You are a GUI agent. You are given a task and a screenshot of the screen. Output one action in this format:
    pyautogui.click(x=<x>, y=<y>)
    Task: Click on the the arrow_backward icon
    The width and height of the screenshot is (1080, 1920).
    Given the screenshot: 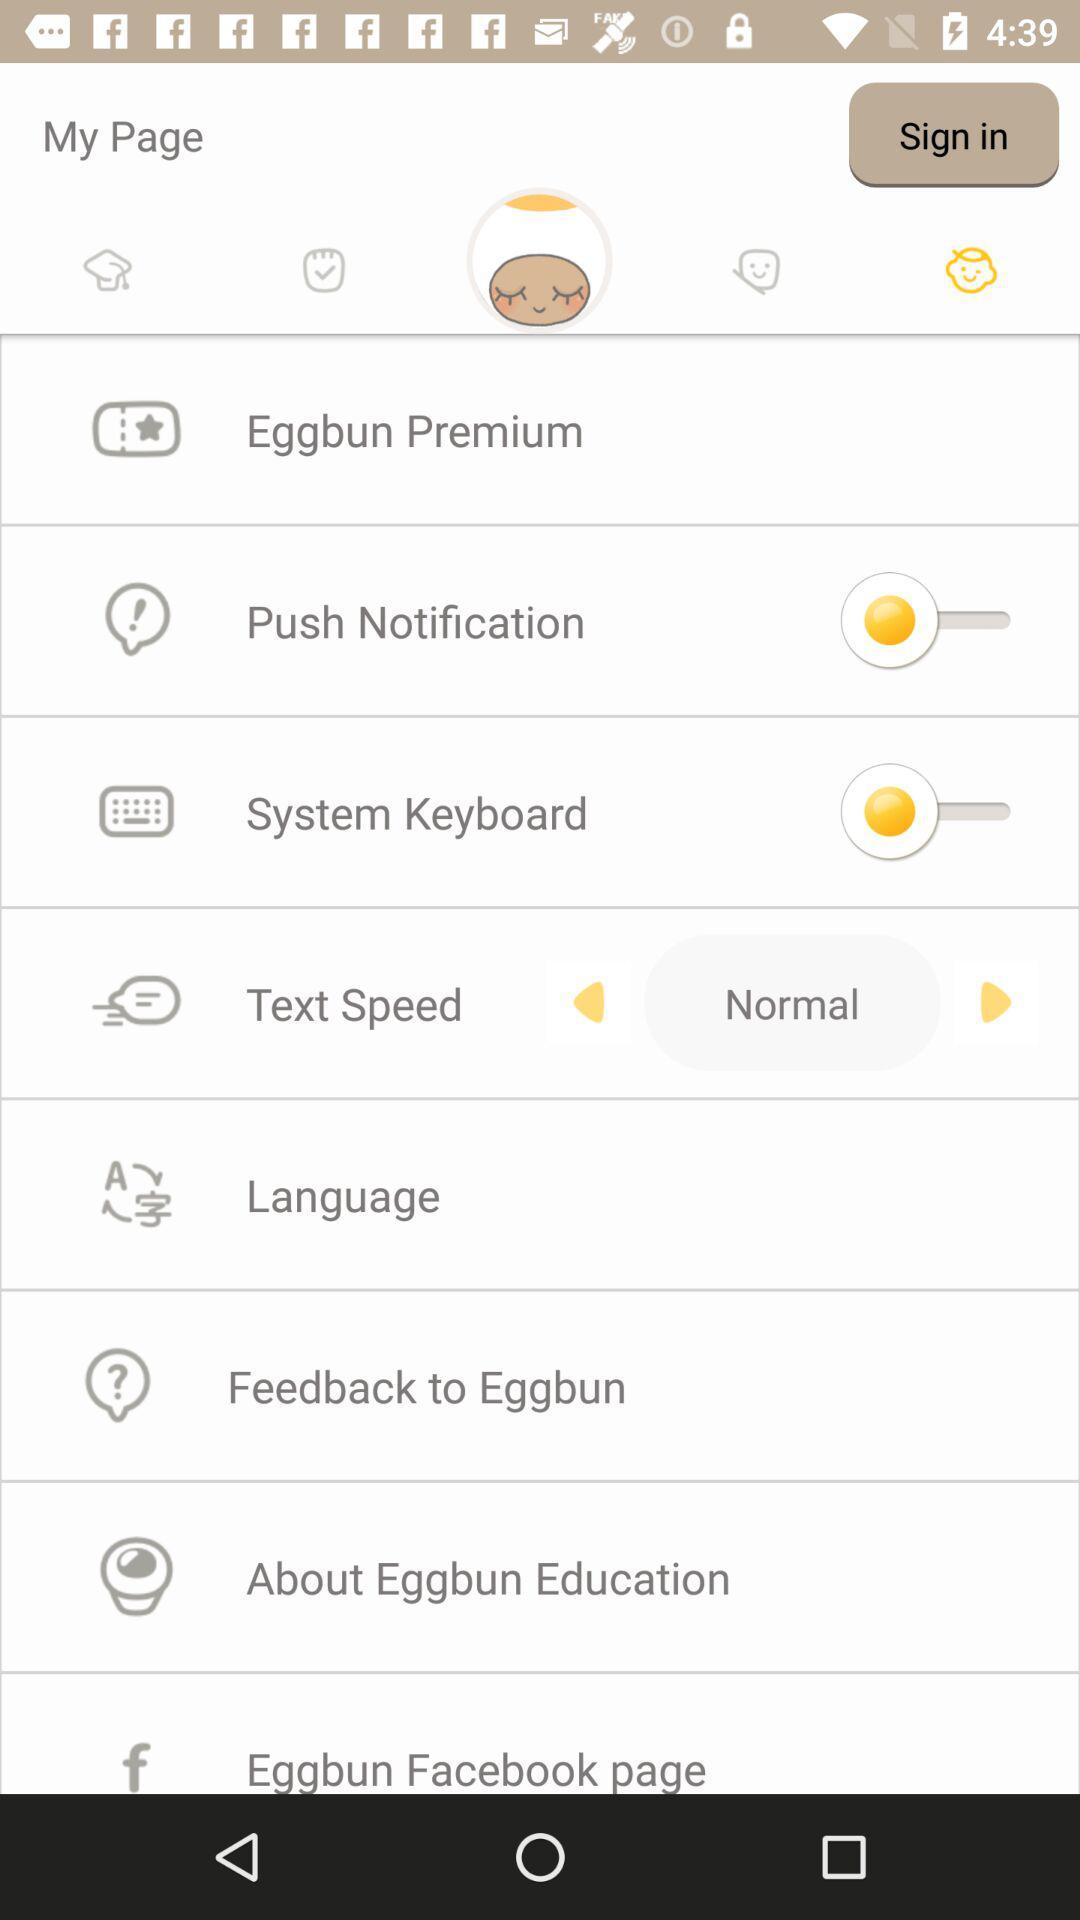 What is the action you would take?
    pyautogui.click(x=587, y=1002)
    